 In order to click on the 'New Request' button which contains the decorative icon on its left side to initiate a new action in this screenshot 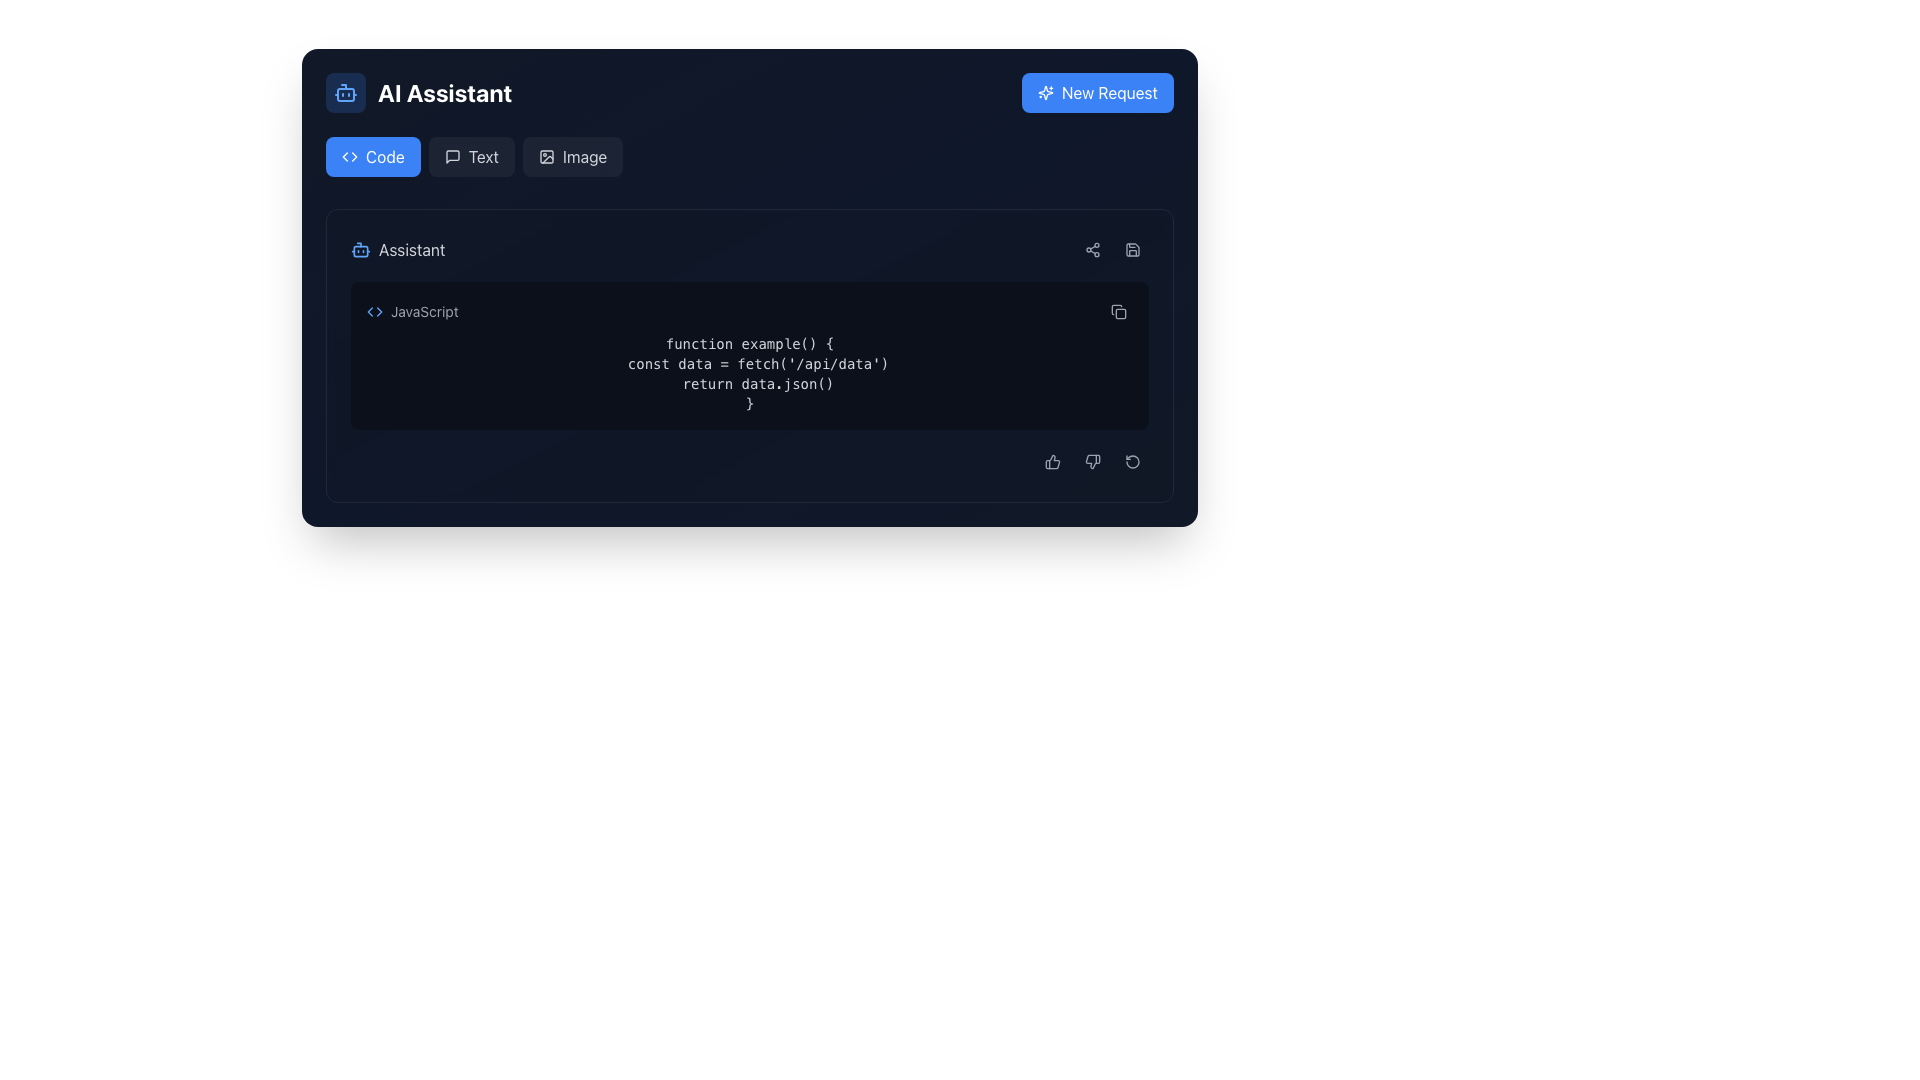, I will do `click(1044, 92)`.